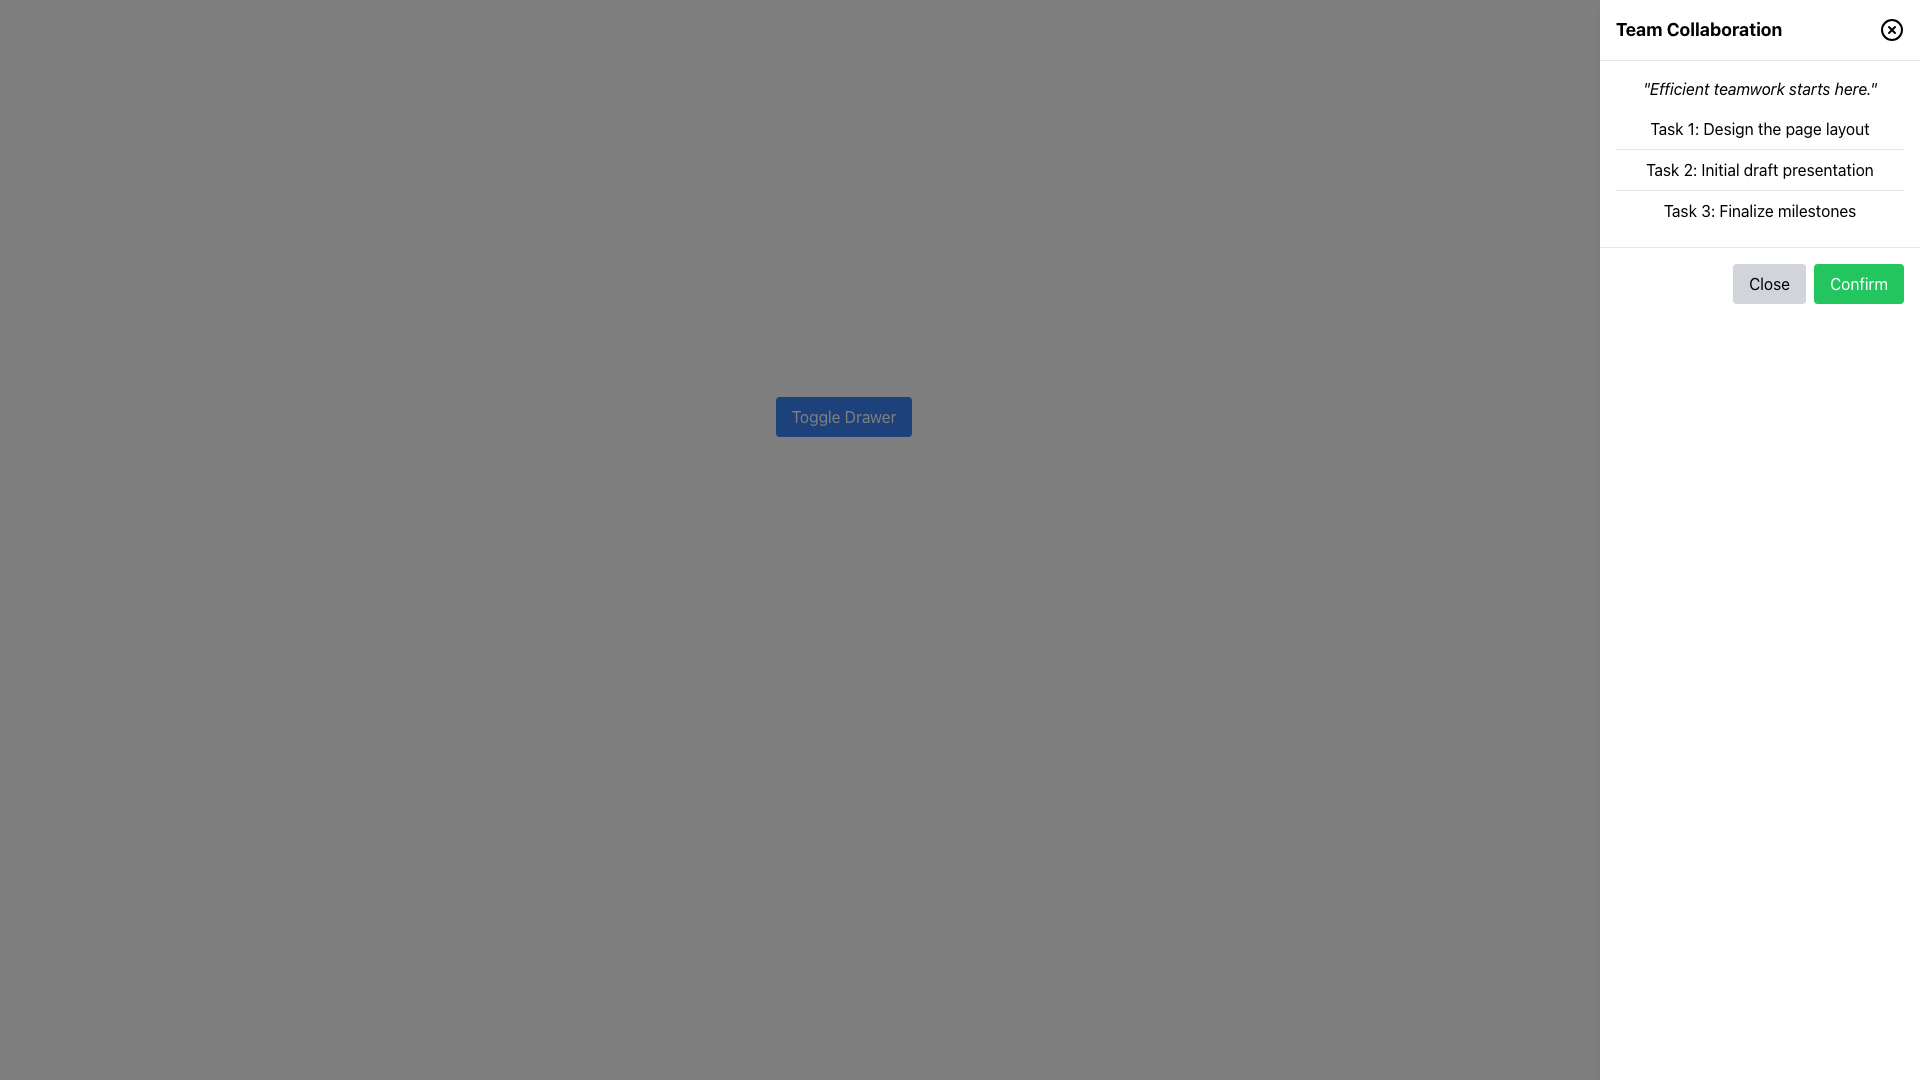 The height and width of the screenshot is (1080, 1920). Describe the element at coordinates (1857, 284) in the screenshot. I see `the confirm button located in the footer section at the bottom right of the panel, which is immediately to the right of the 'Close' button, to confirm the action` at that location.